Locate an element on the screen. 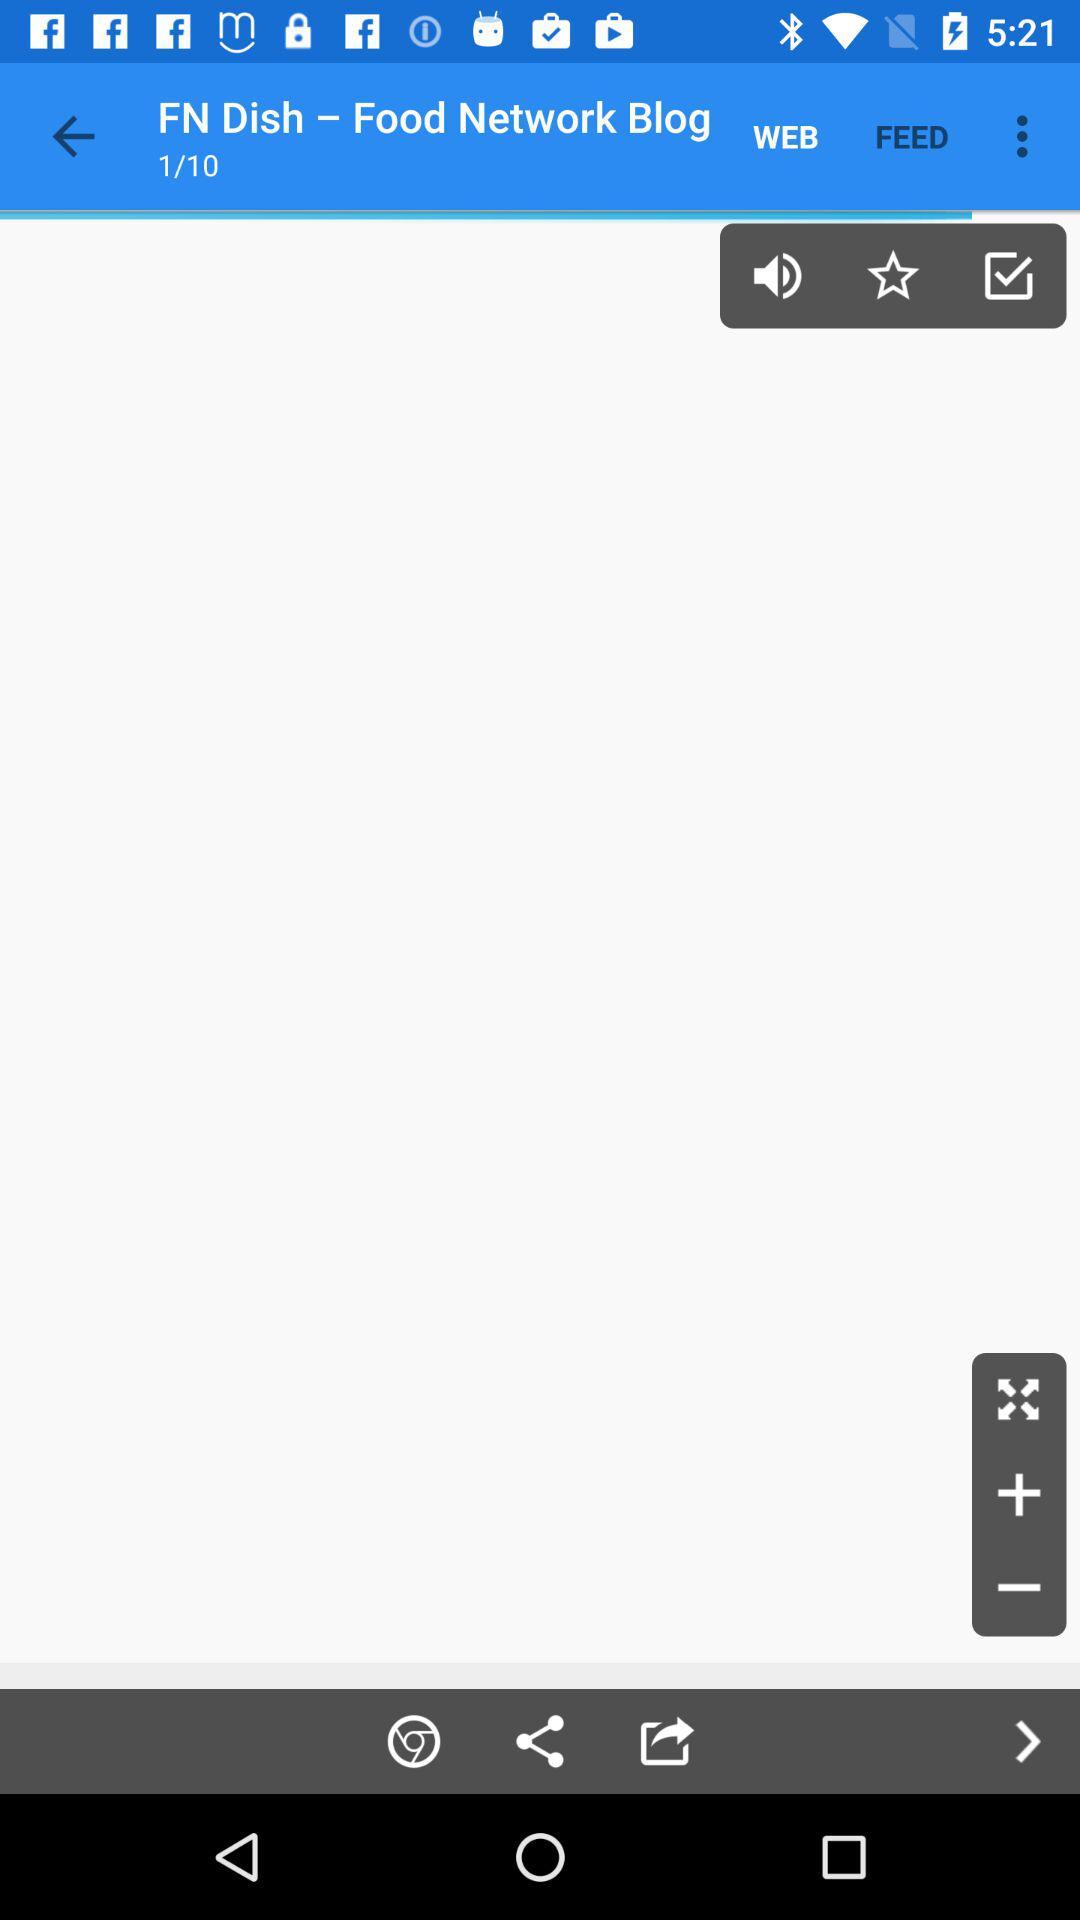 This screenshot has width=1080, height=1920. web is located at coordinates (785, 135).